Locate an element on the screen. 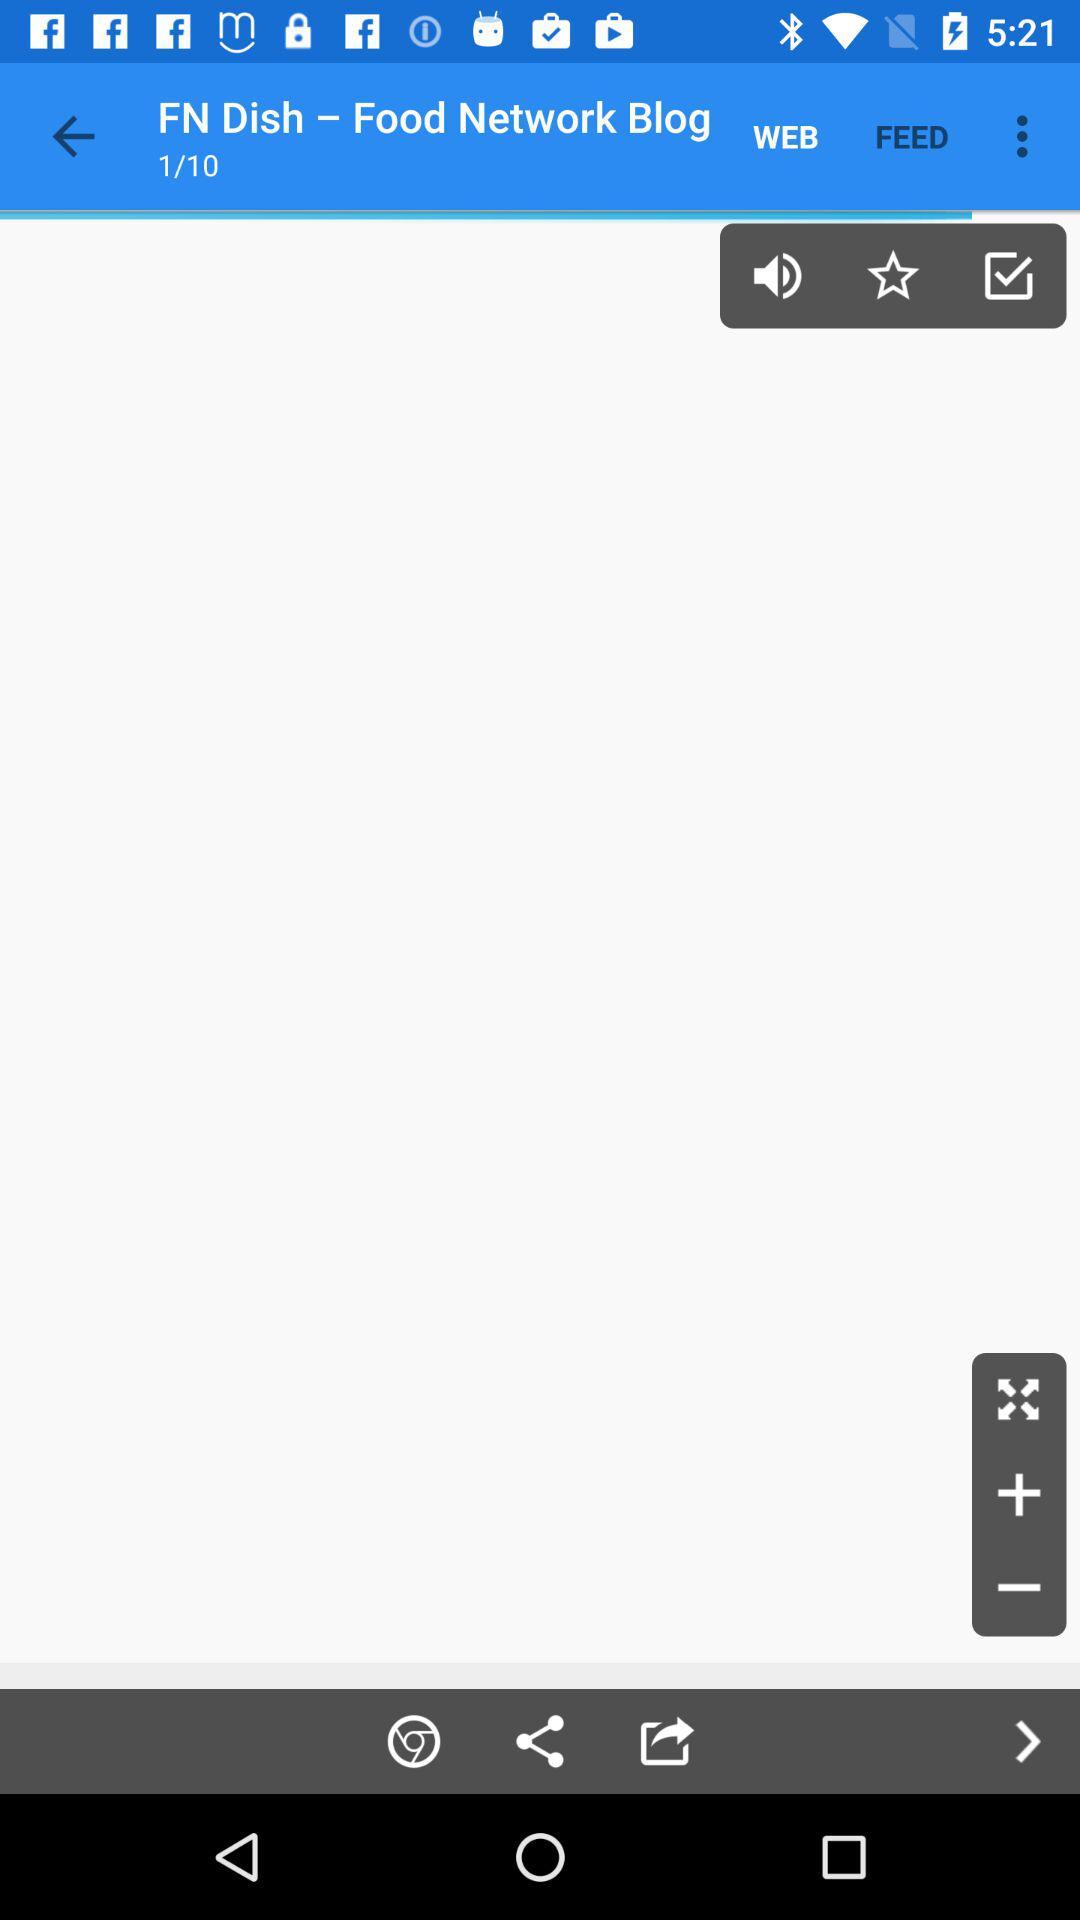 This screenshot has width=1080, height=1920. web is located at coordinates (785, 135).